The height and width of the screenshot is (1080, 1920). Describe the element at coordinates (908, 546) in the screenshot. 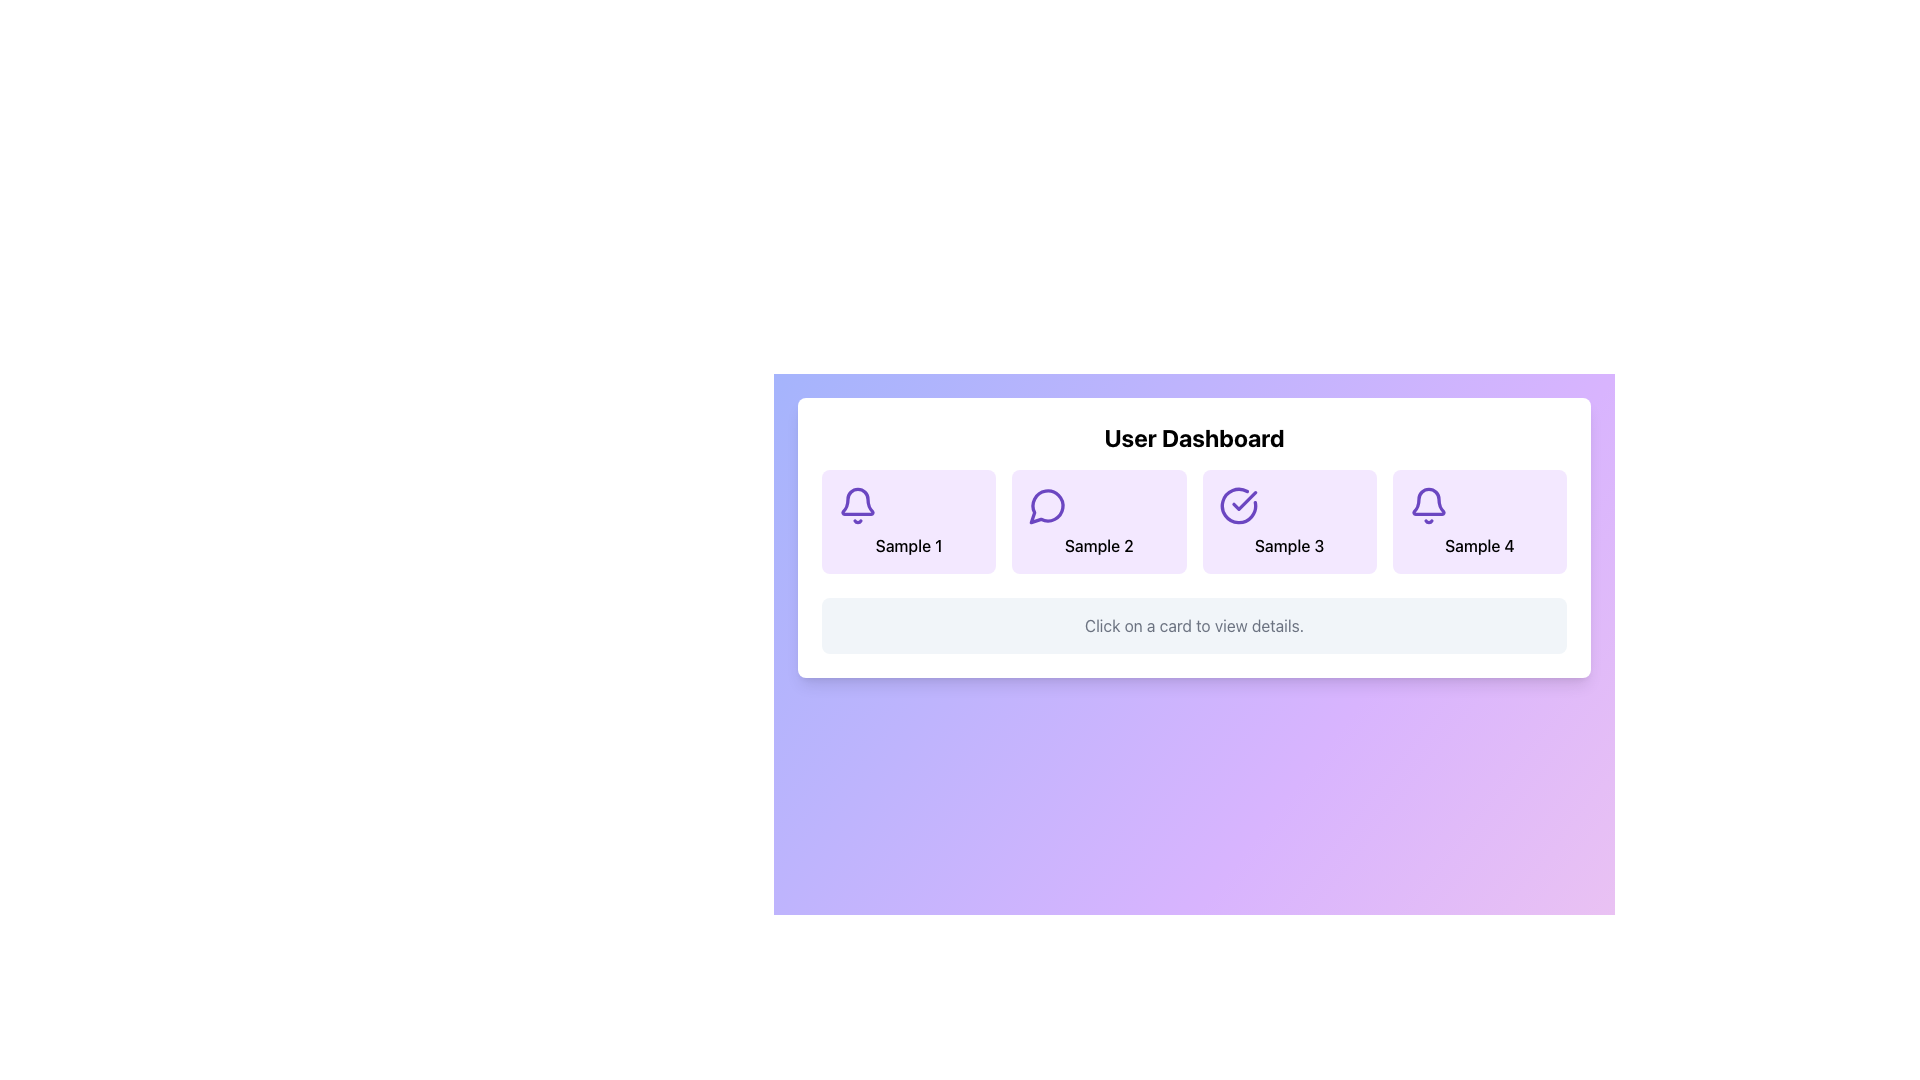

I see `the text label displaying 'Sample 1' with a purple background, located below a bell icon in the first card of a horizontal layout` at that location.